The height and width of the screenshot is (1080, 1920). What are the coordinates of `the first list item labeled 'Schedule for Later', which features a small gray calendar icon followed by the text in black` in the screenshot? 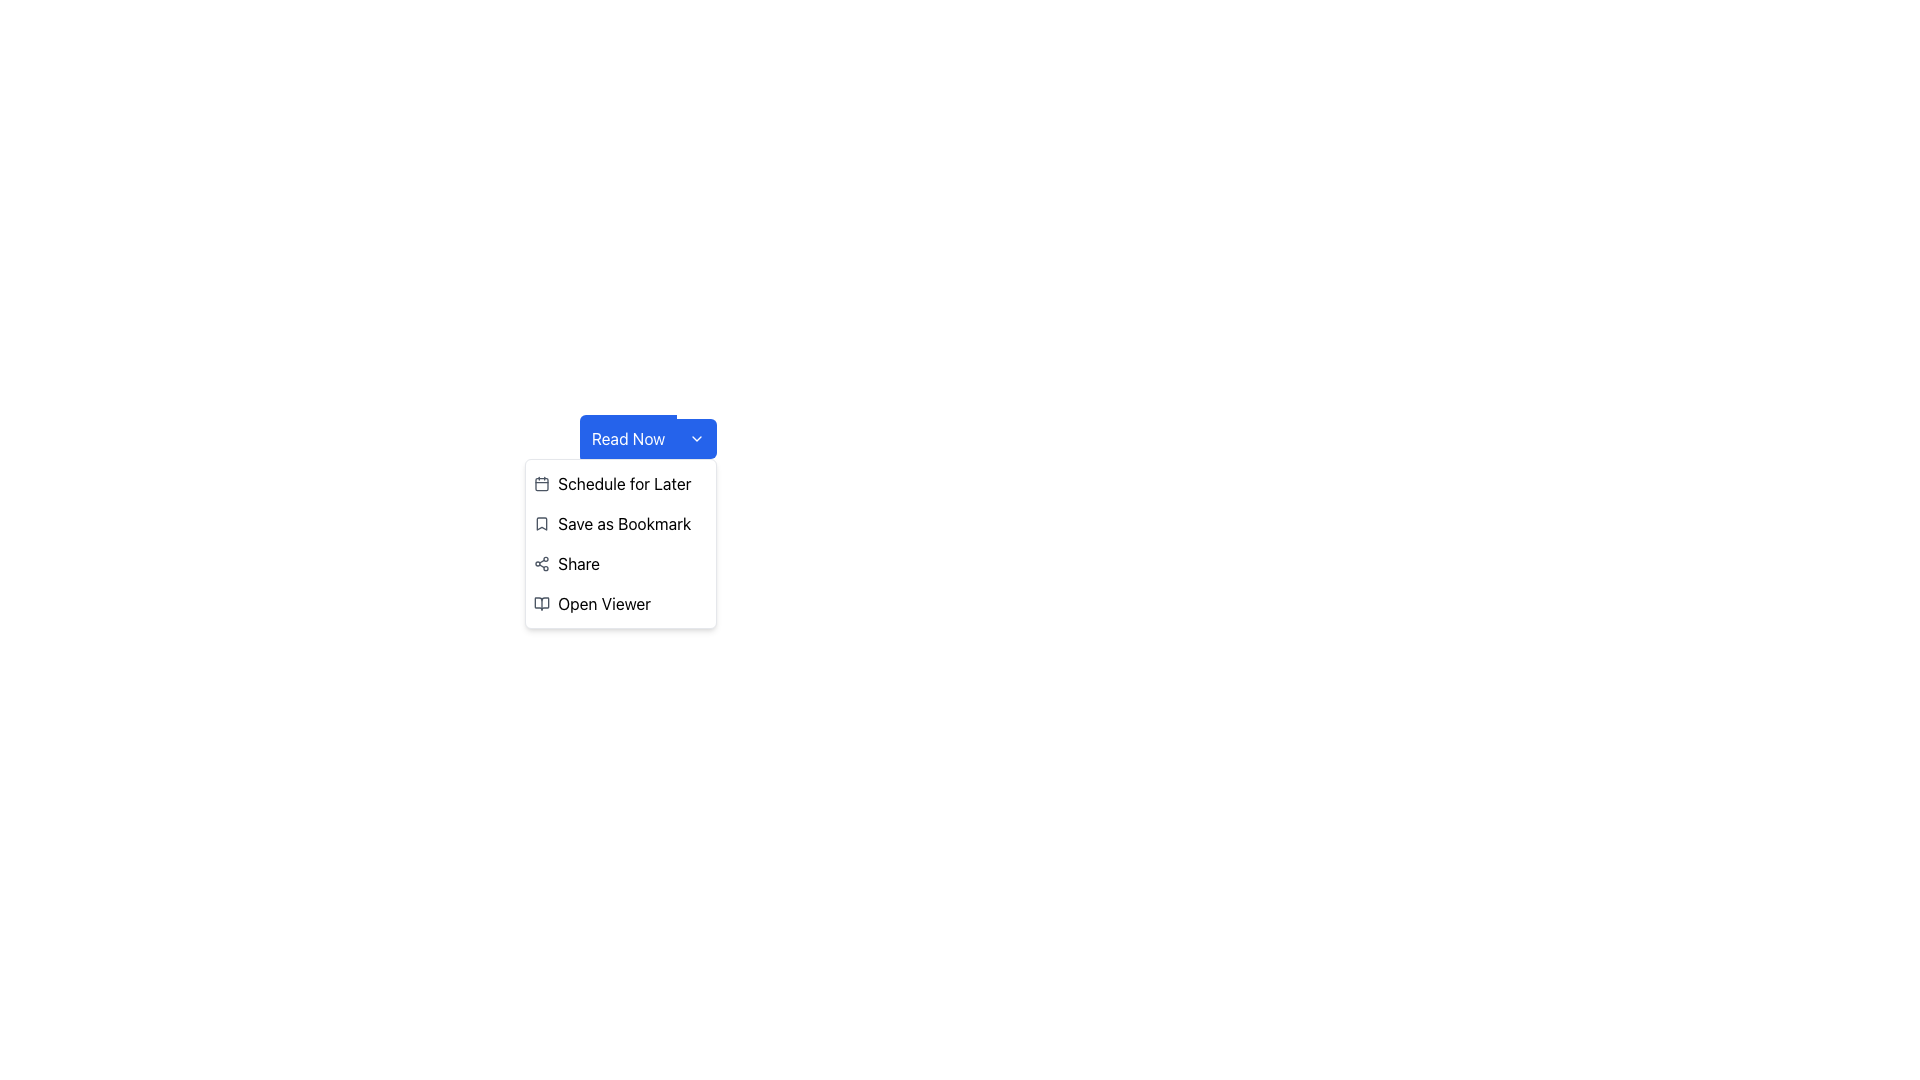 It's located at (620, 483).